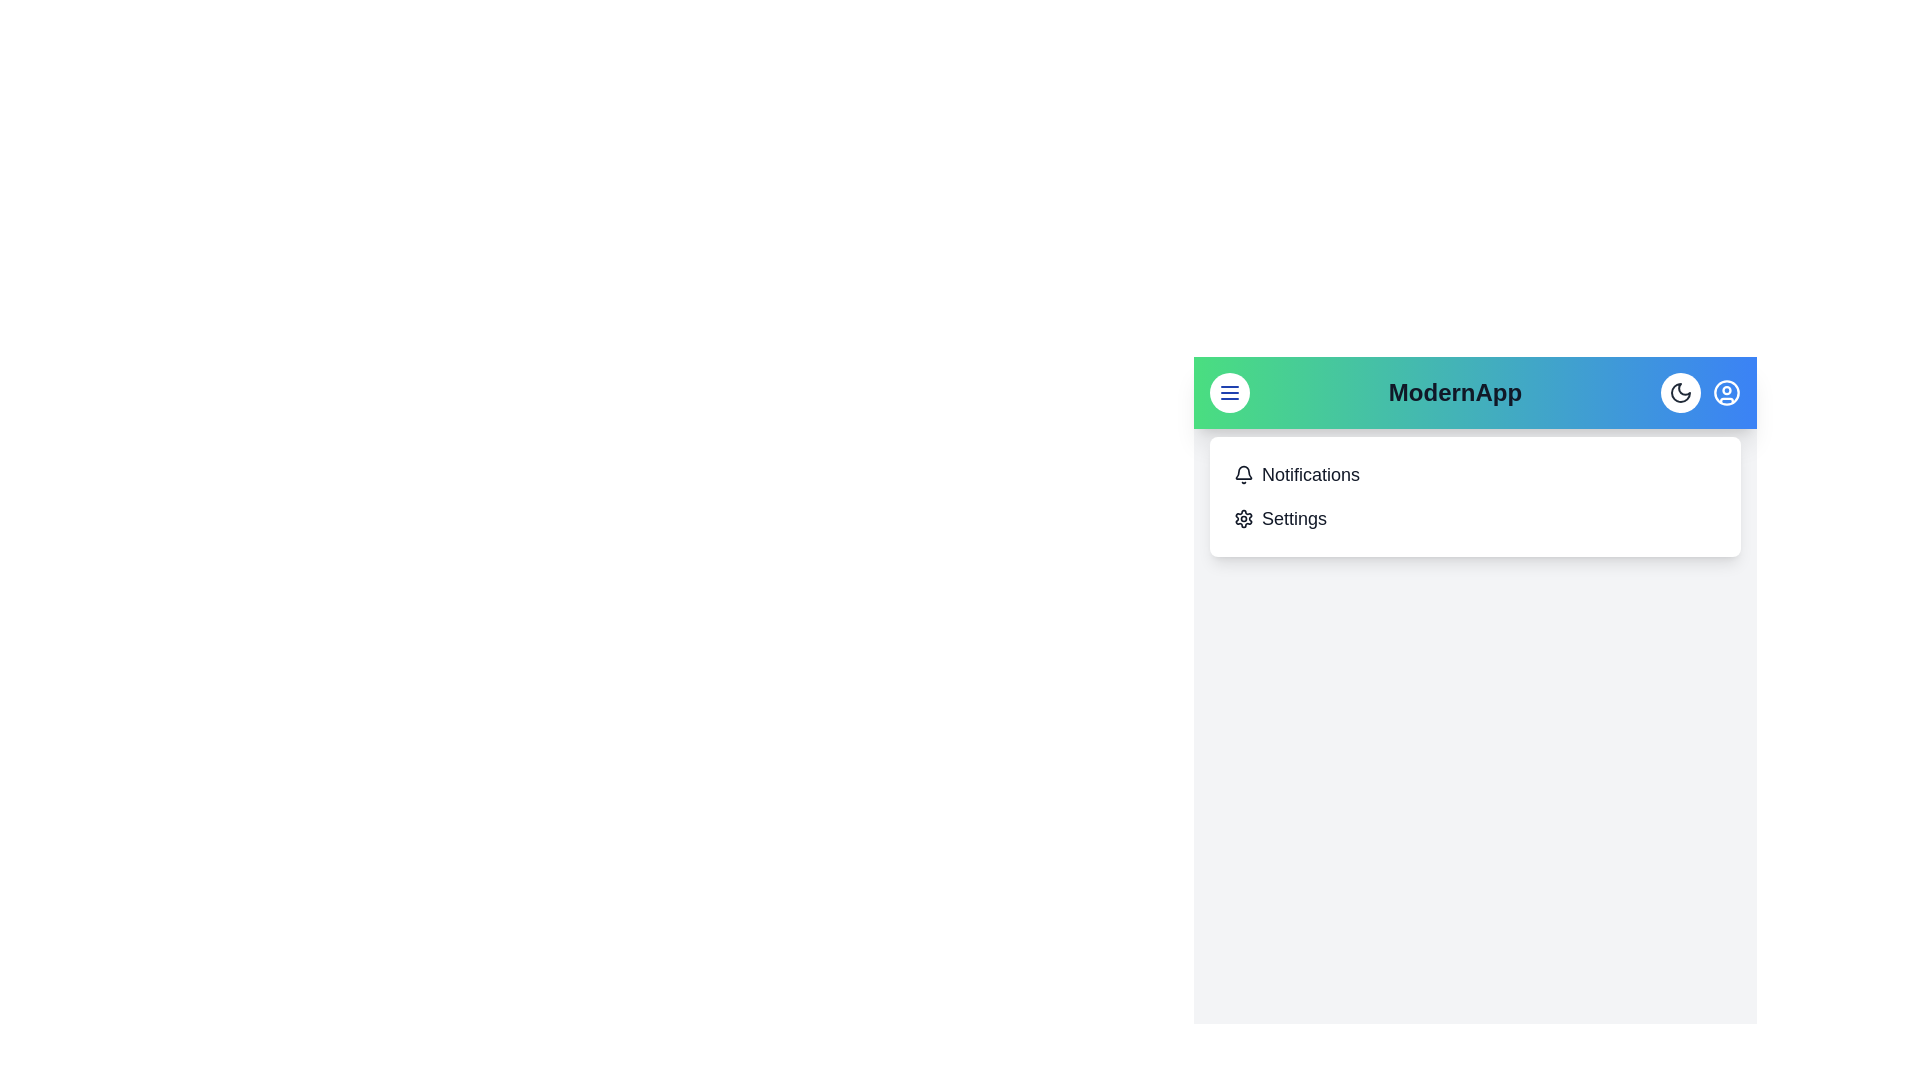 The width and height of the screenshot is (1920, 1080). What do you see at coordinates (1726, 393) in the screenshot?
I see `the user profile icon` at bounding box center [1726, 393].